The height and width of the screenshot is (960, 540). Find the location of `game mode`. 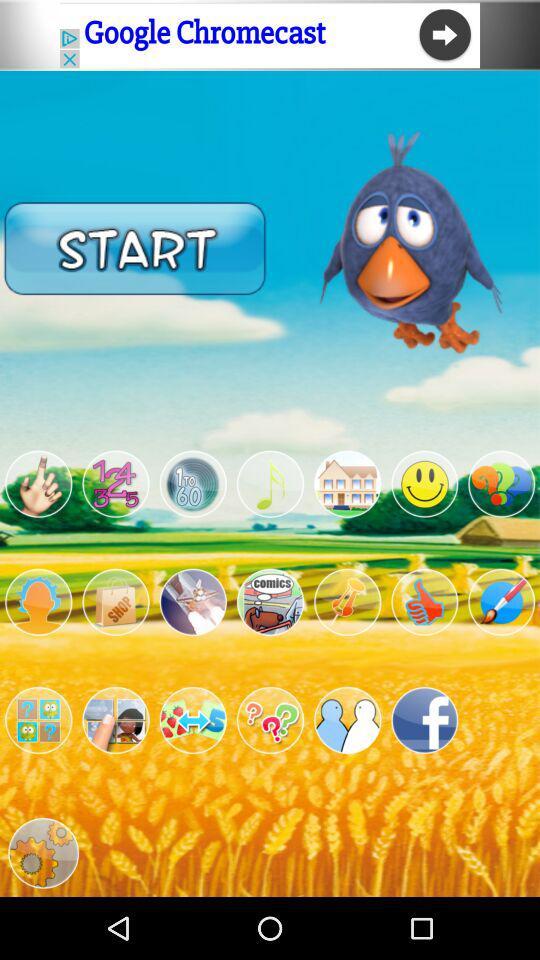

game mode is located at coordinates (346, 720).